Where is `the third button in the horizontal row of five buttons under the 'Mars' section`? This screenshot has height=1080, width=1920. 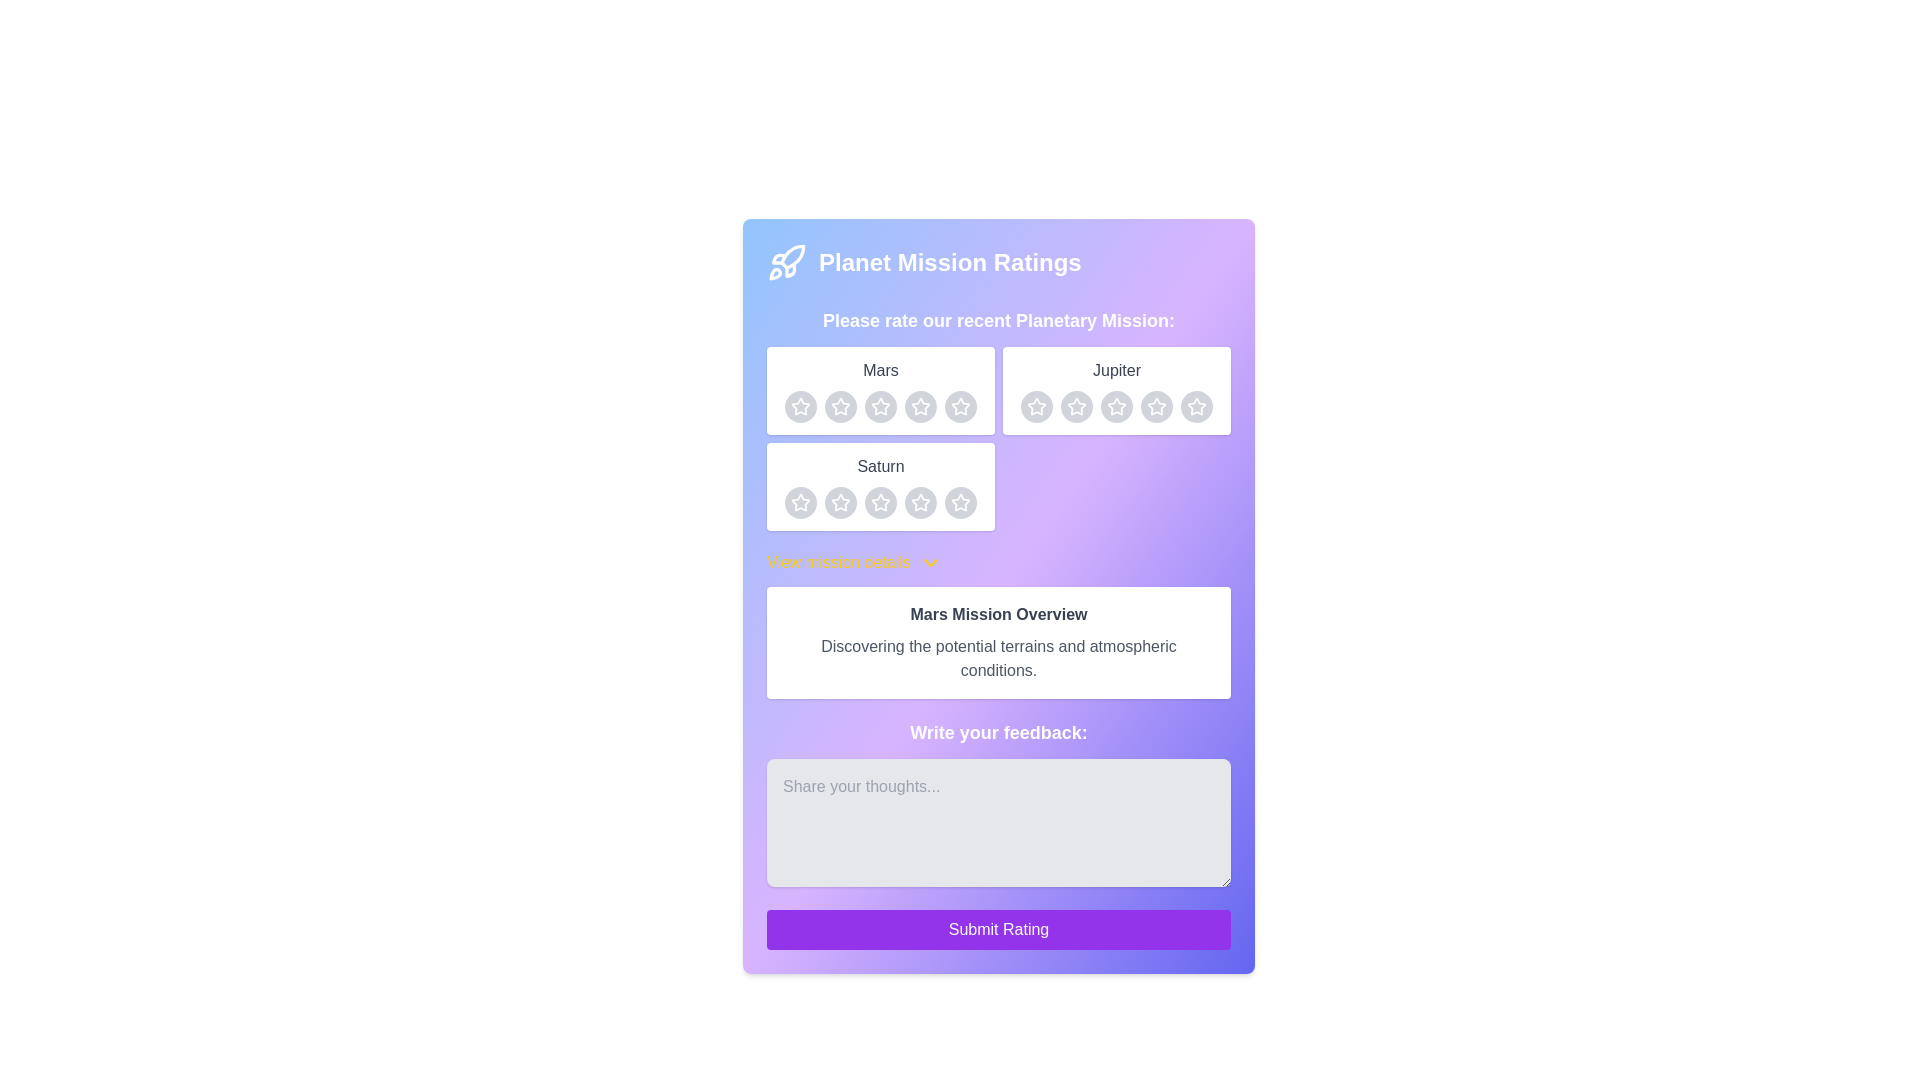
the third button in the horizontal row of five buttons under the 'Mars' section is located at coordinates (880, 406).